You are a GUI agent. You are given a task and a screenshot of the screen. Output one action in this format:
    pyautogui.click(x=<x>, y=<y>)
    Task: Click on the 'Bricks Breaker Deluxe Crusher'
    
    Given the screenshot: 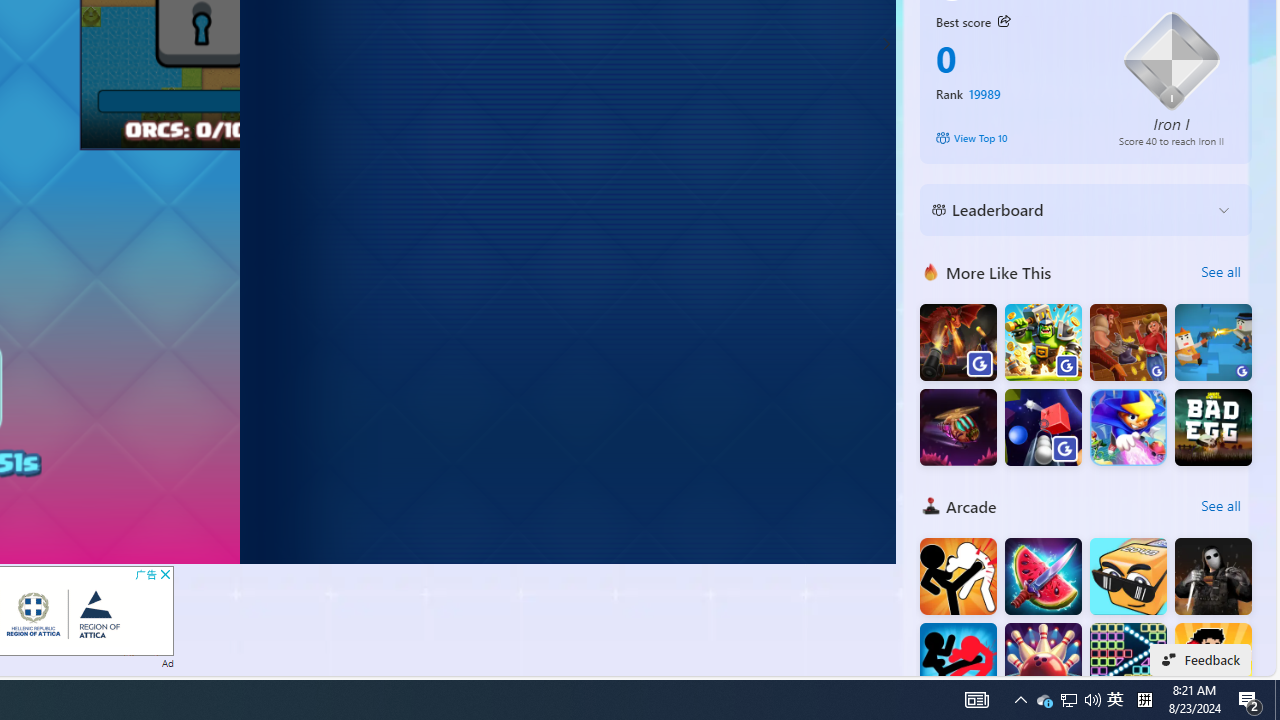 What is the action you would take?
    pyautogui.click(x=1128, y=661)
    